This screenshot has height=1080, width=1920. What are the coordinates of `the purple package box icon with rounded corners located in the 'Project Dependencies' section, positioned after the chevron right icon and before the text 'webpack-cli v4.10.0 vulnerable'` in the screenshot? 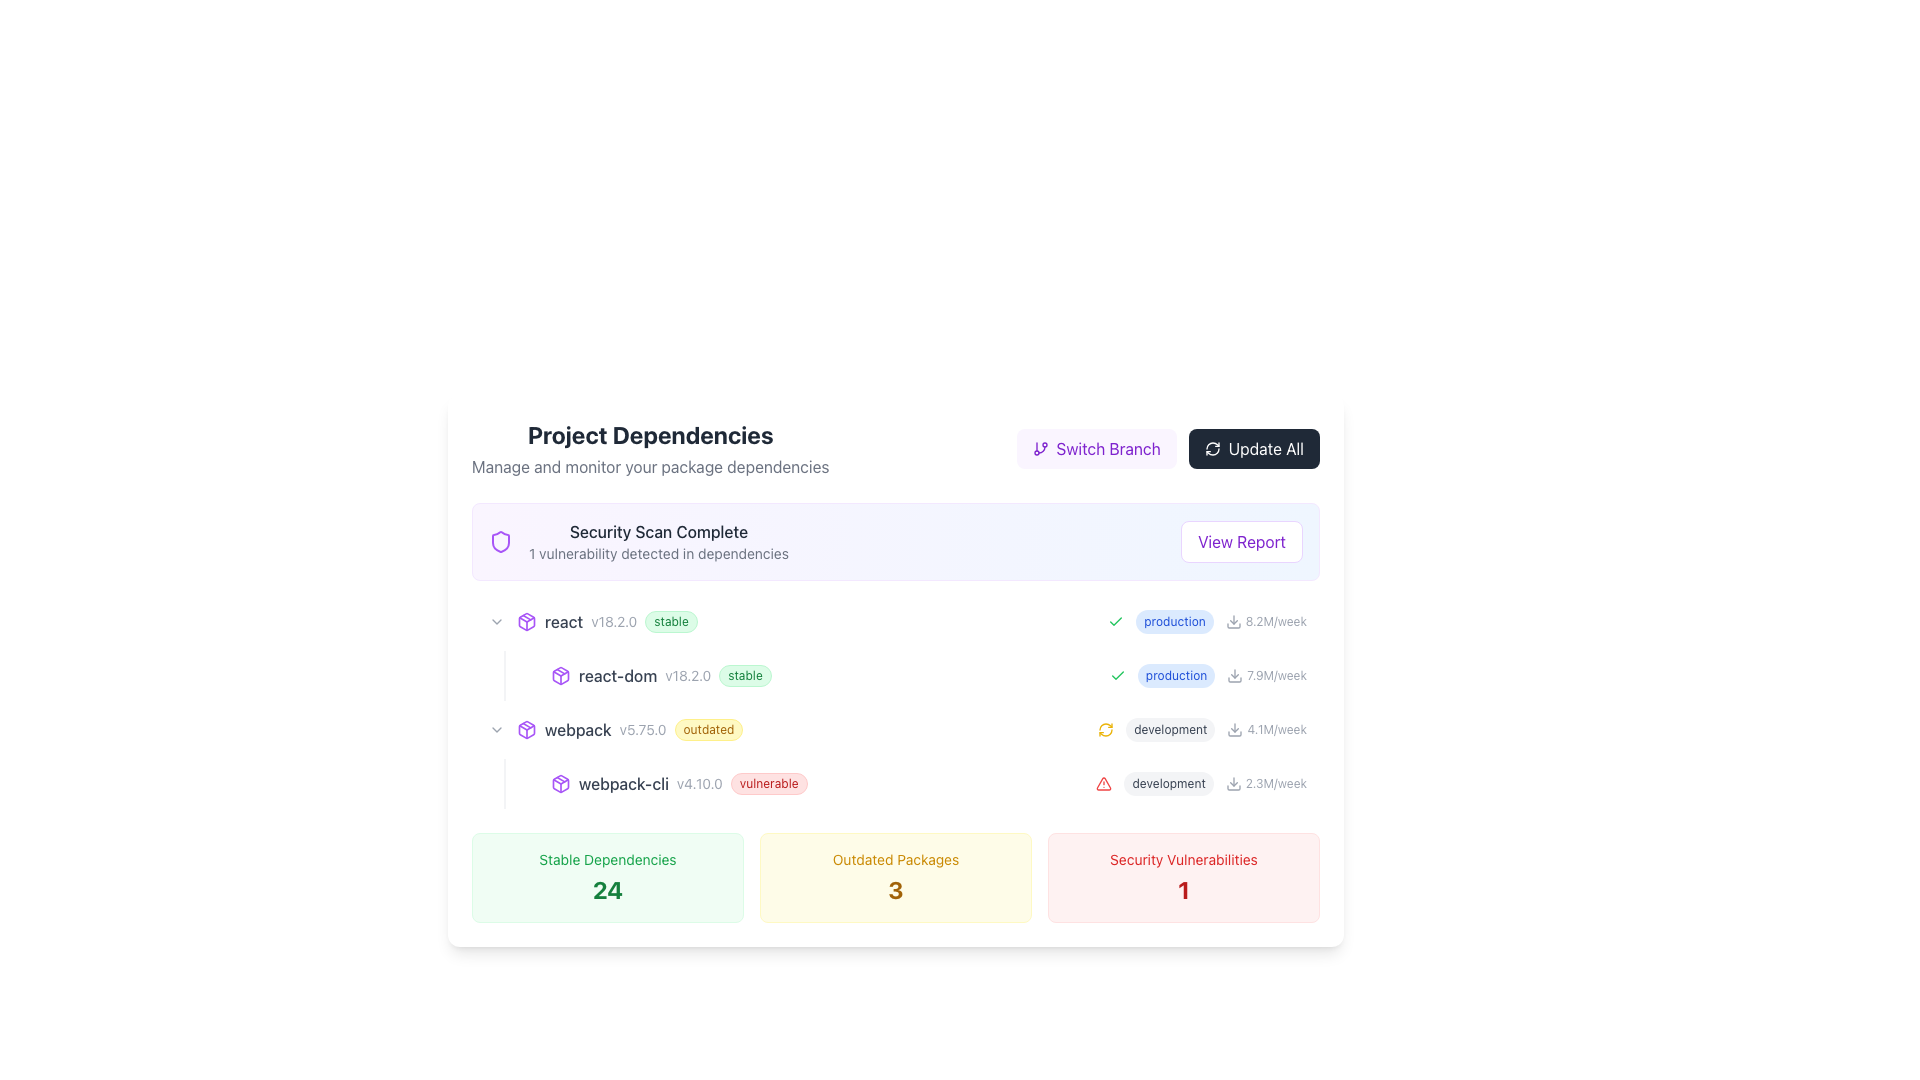 It's located at (560, 782).